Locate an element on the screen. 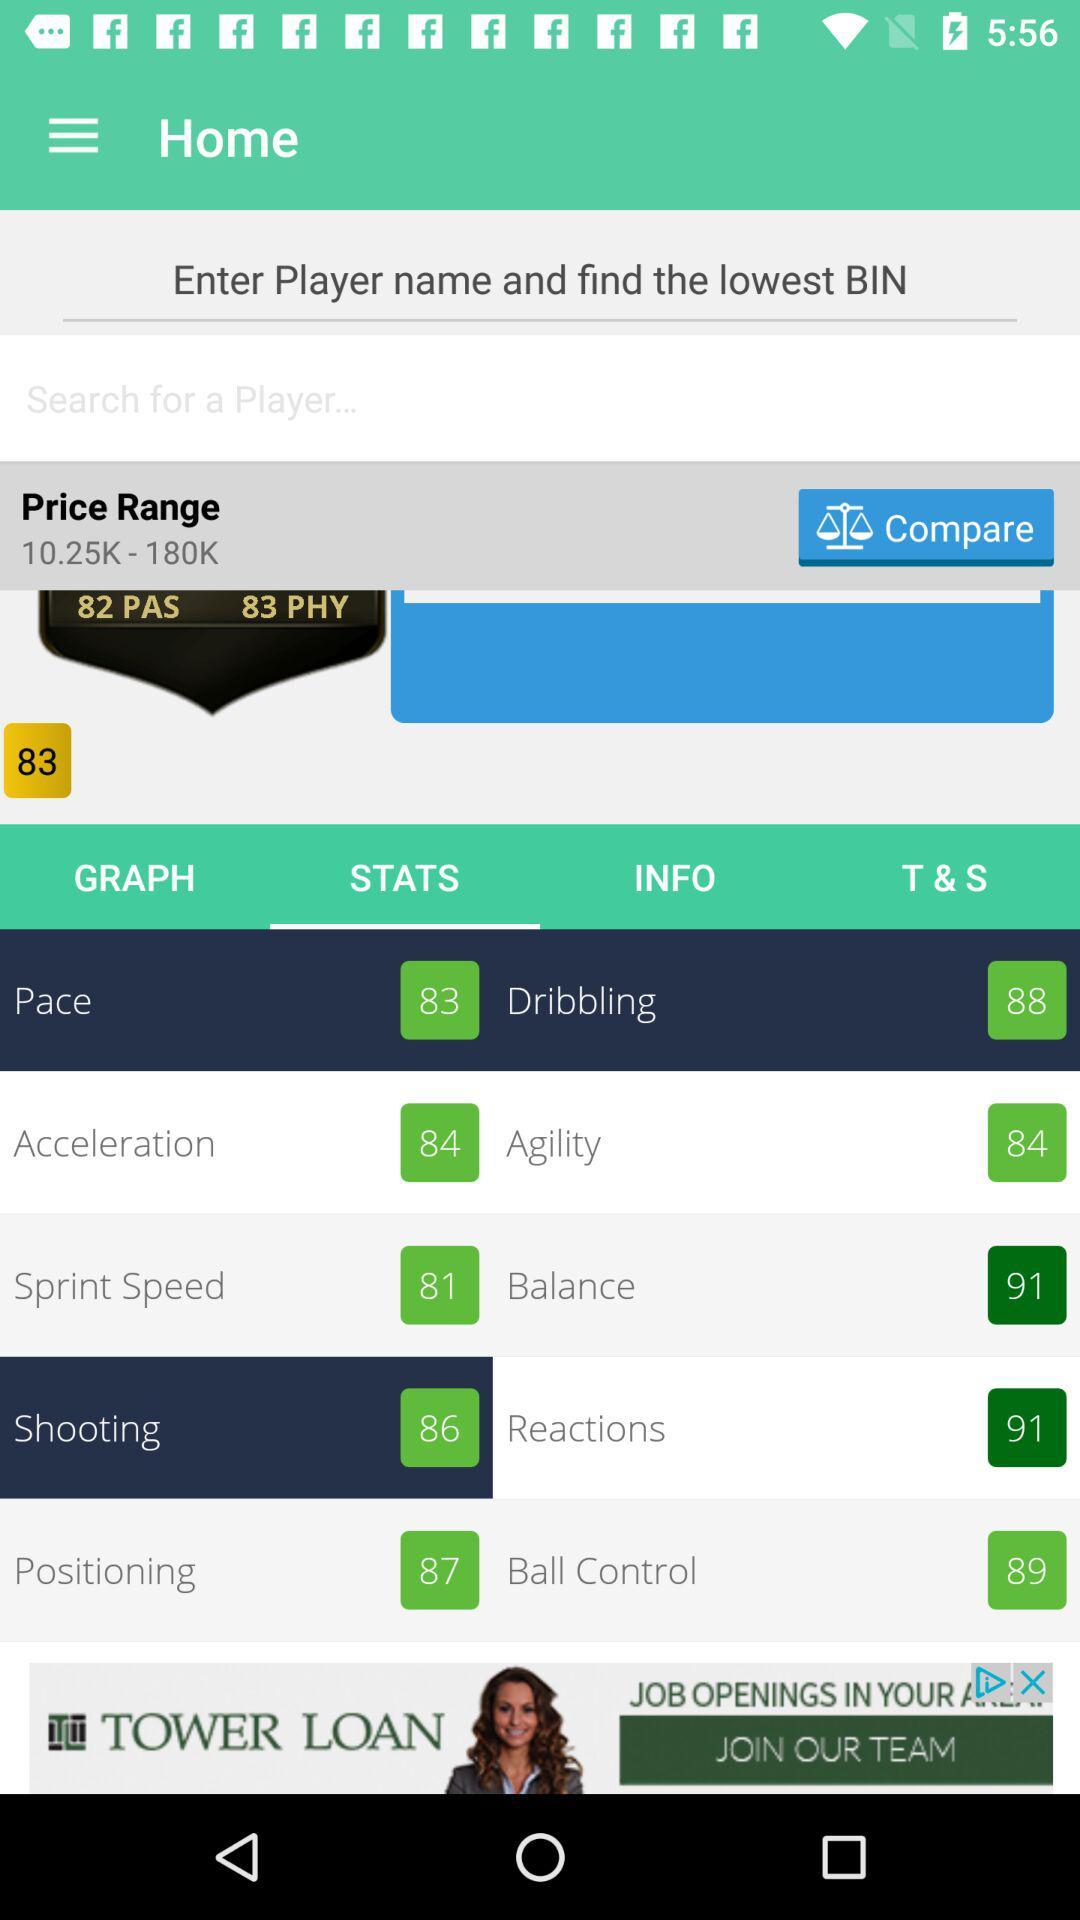 This screenshot has height=1920, width=1080. searching for someone is located at coordinates (540, 398).